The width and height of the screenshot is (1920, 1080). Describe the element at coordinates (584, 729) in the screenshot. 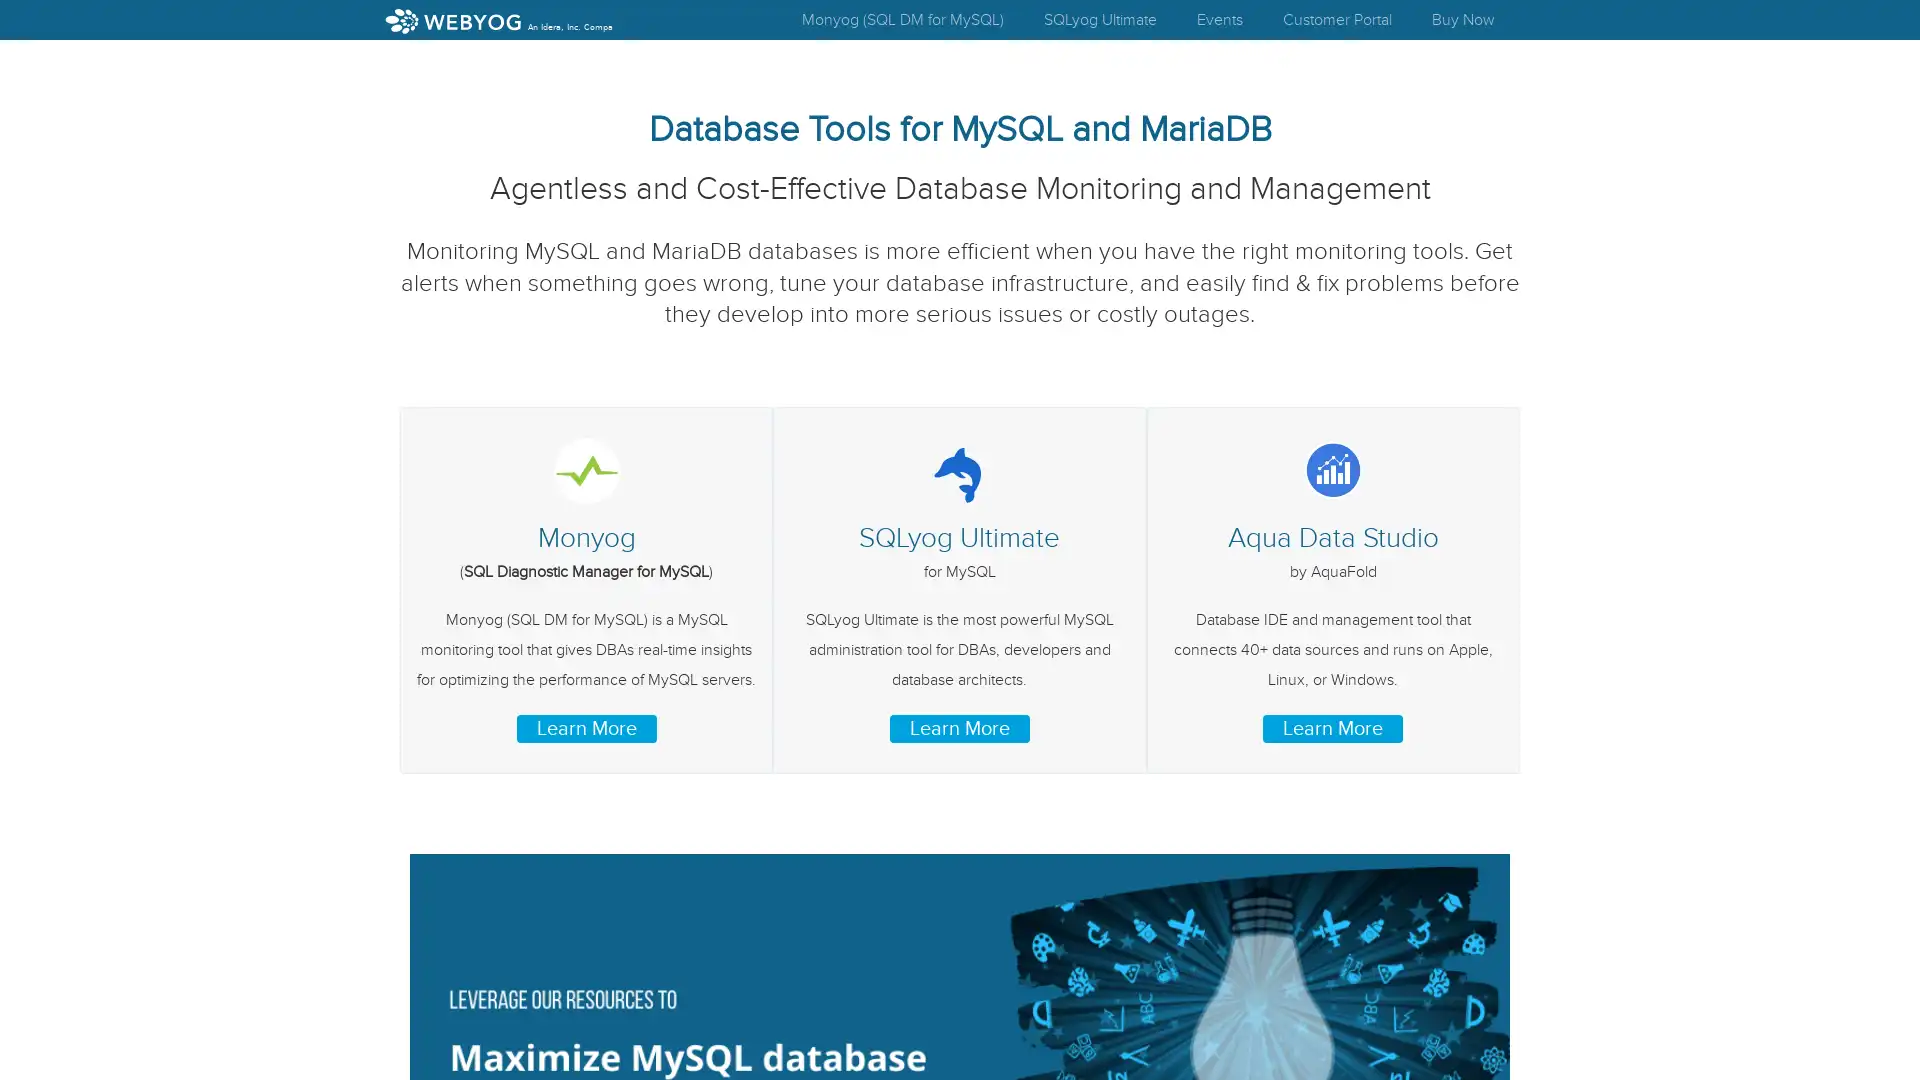

I see `Learn More` at that location.